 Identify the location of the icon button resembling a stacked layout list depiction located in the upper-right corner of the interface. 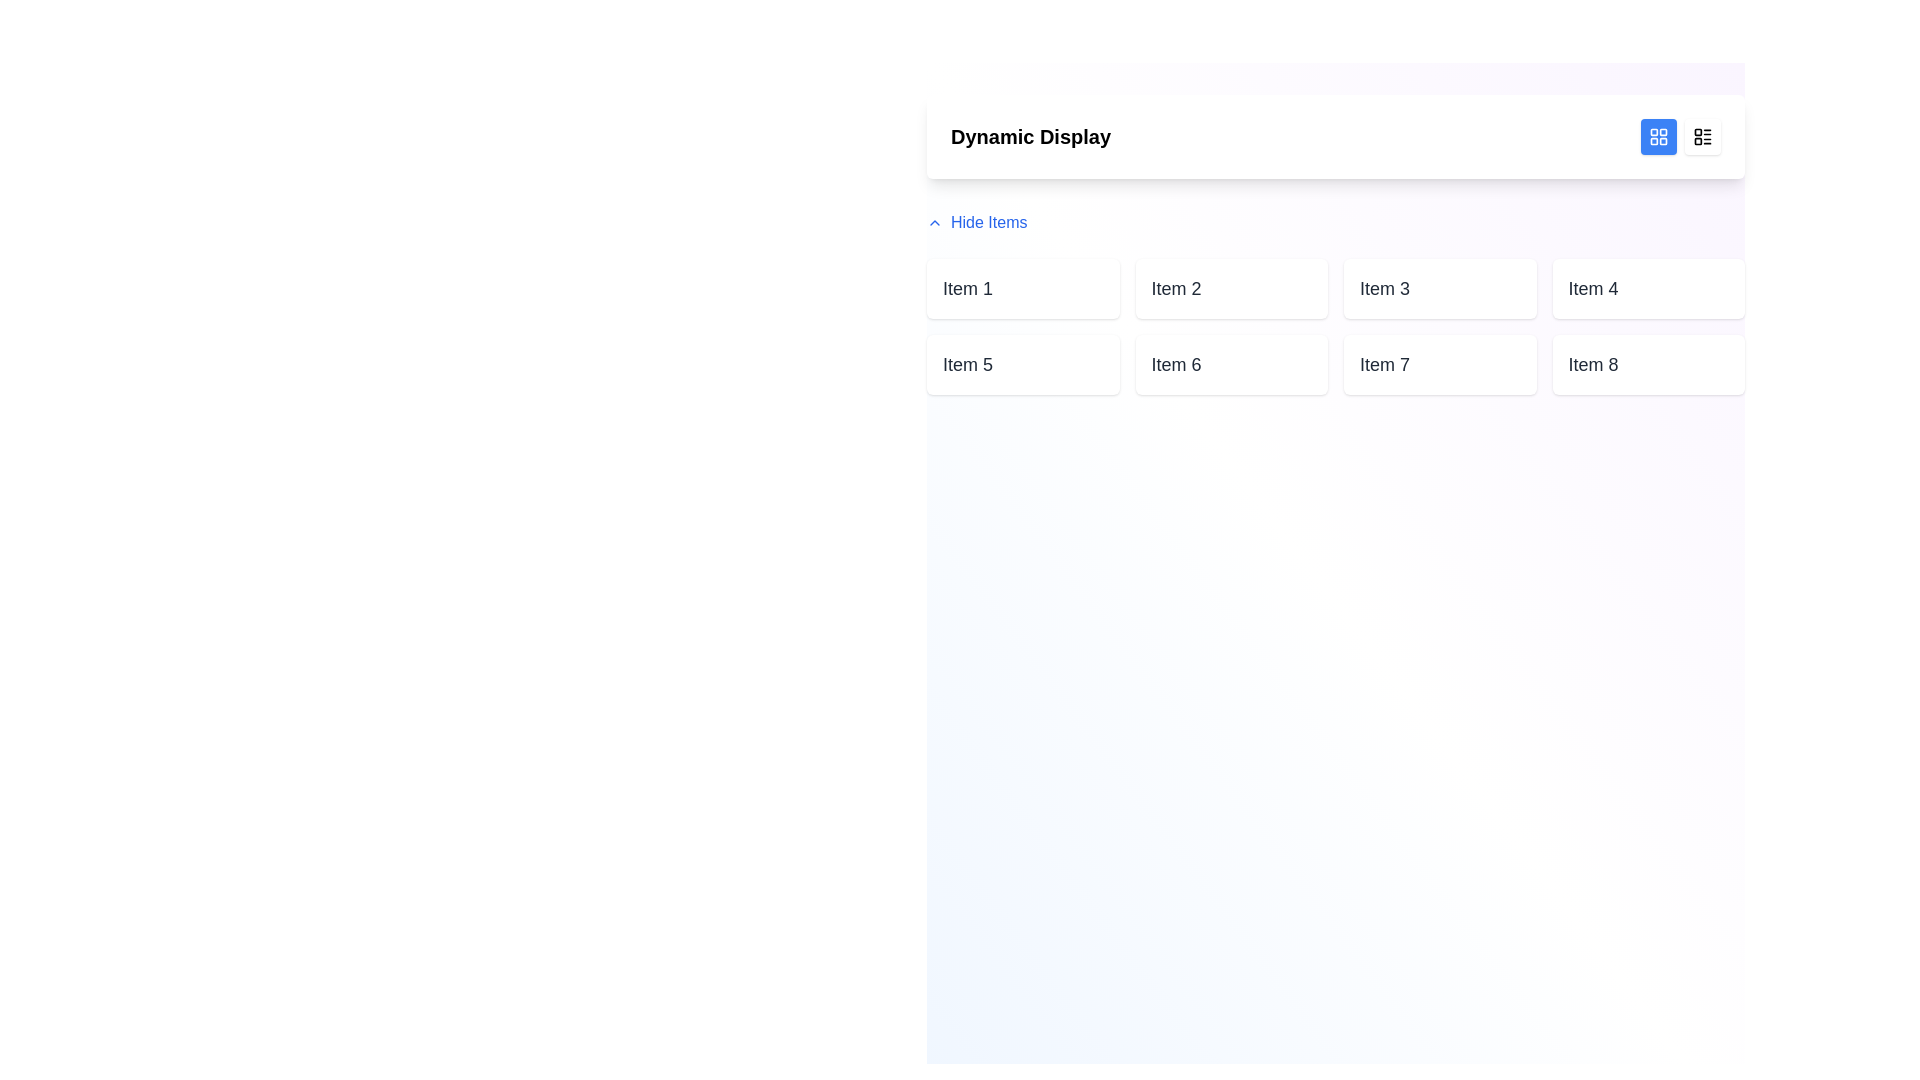
(1702, 136).